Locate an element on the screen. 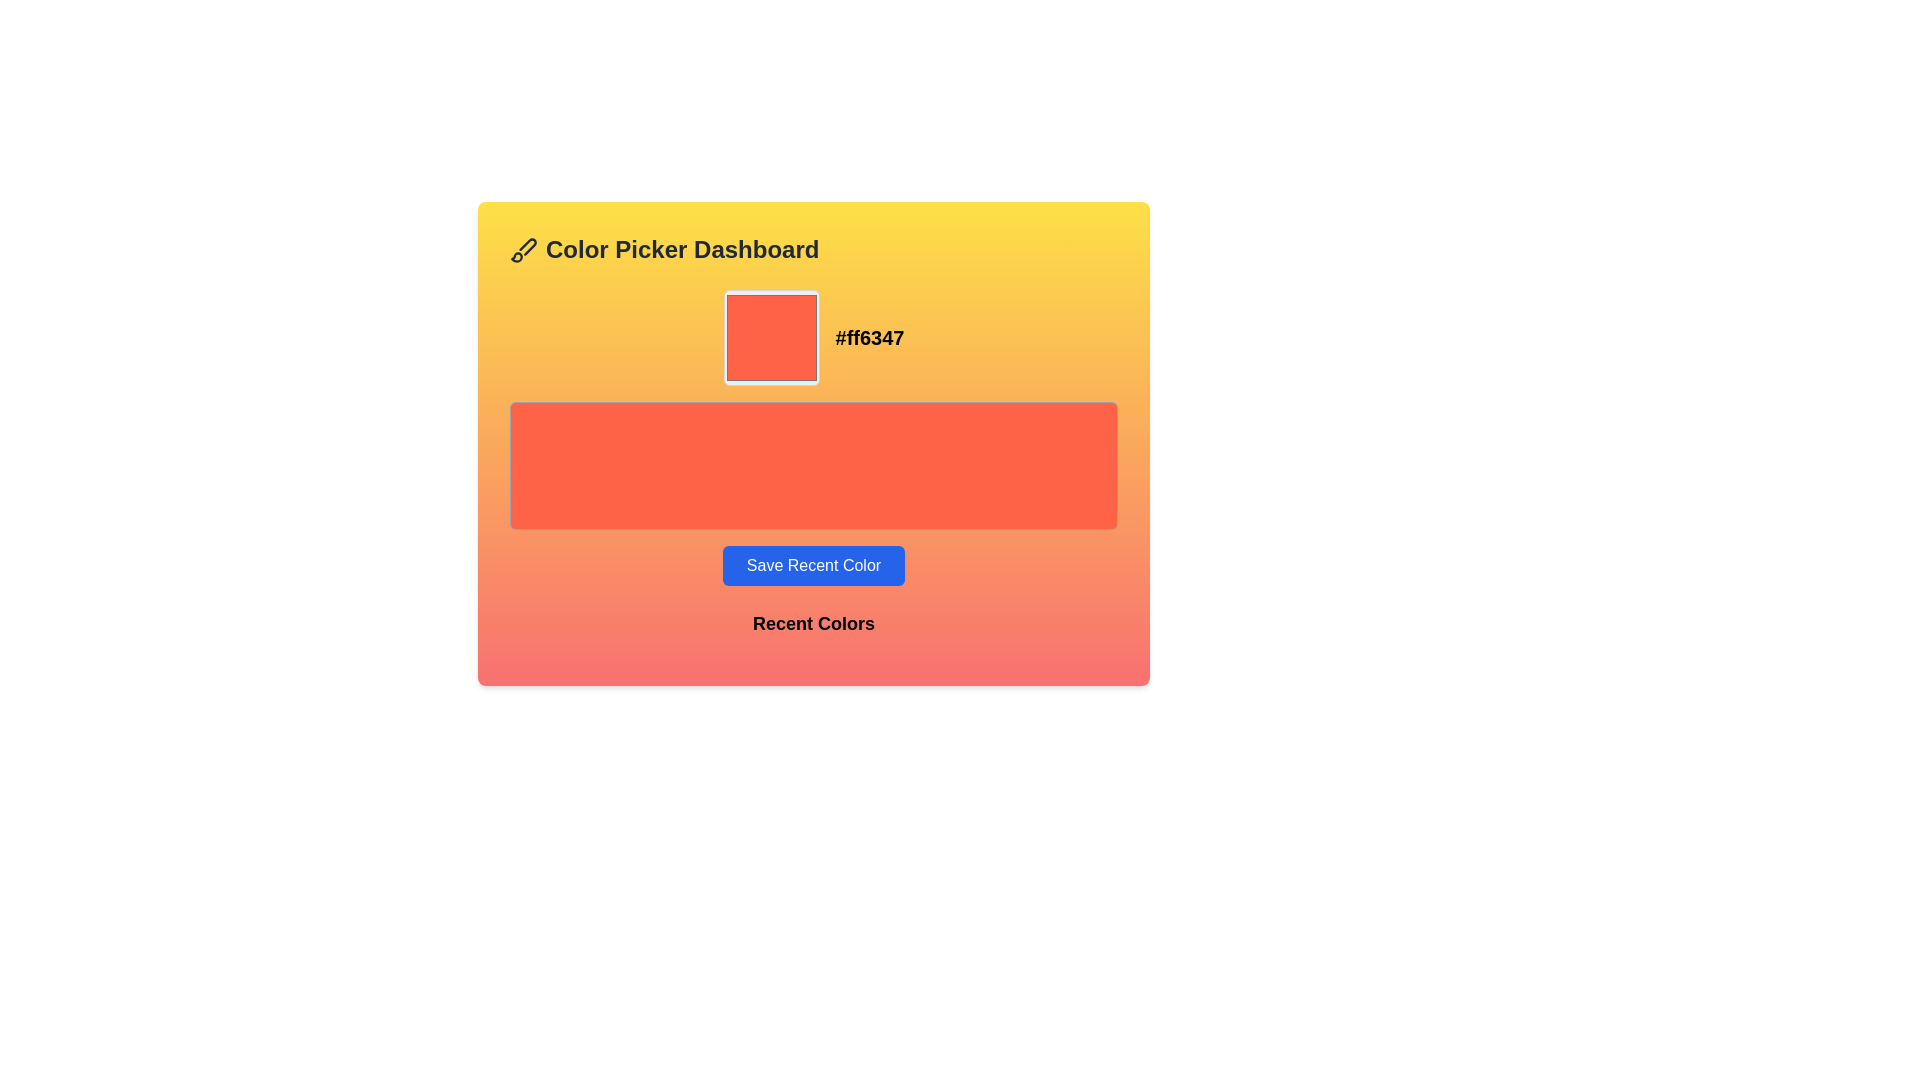 The width and height of the screenshot is (1920, 1080). the 'Color Picker Dashboard' text header, which is styled in bold and large font, located at the top of the card layout with a gradient background is located at coordinates (814, 249).